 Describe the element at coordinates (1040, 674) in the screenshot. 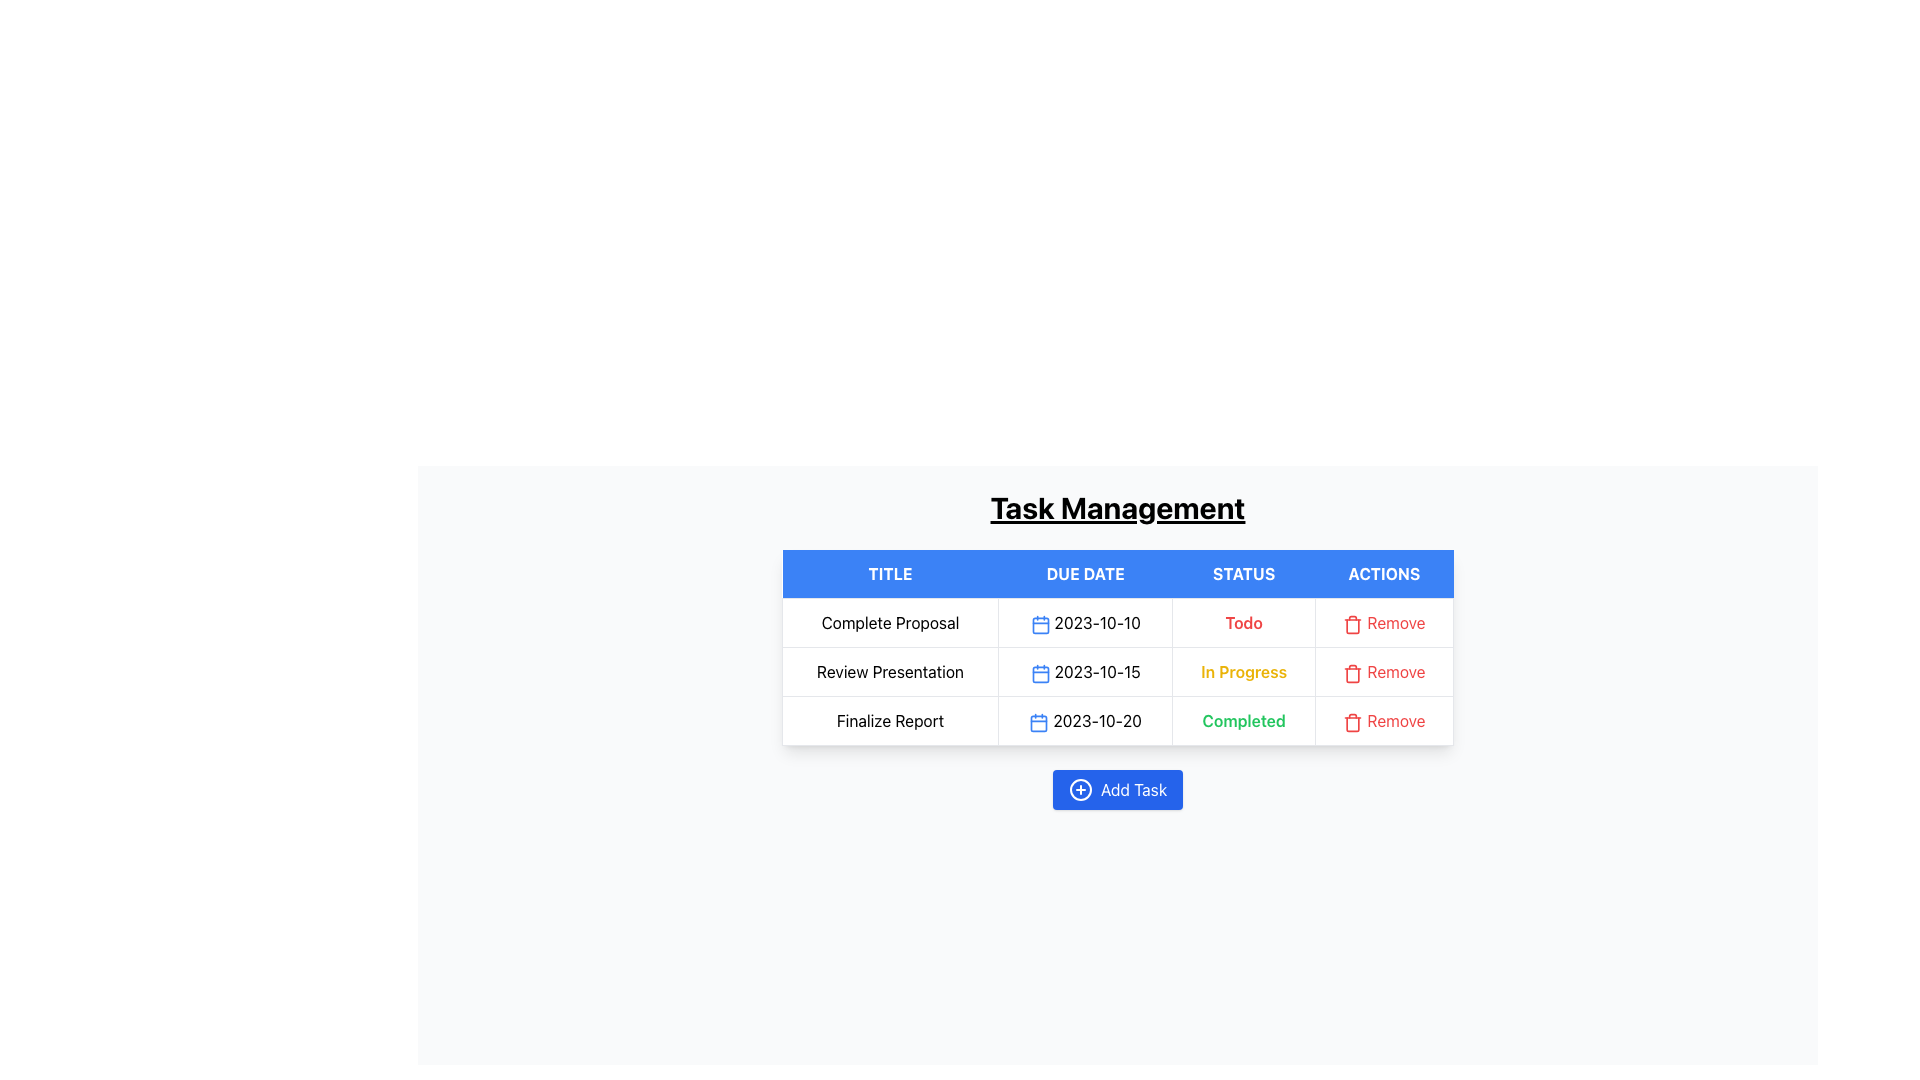

I see `the rounded rectangle minimalistic calendar icon within the 'DUE DATE' column in the second row of the table` at that location.